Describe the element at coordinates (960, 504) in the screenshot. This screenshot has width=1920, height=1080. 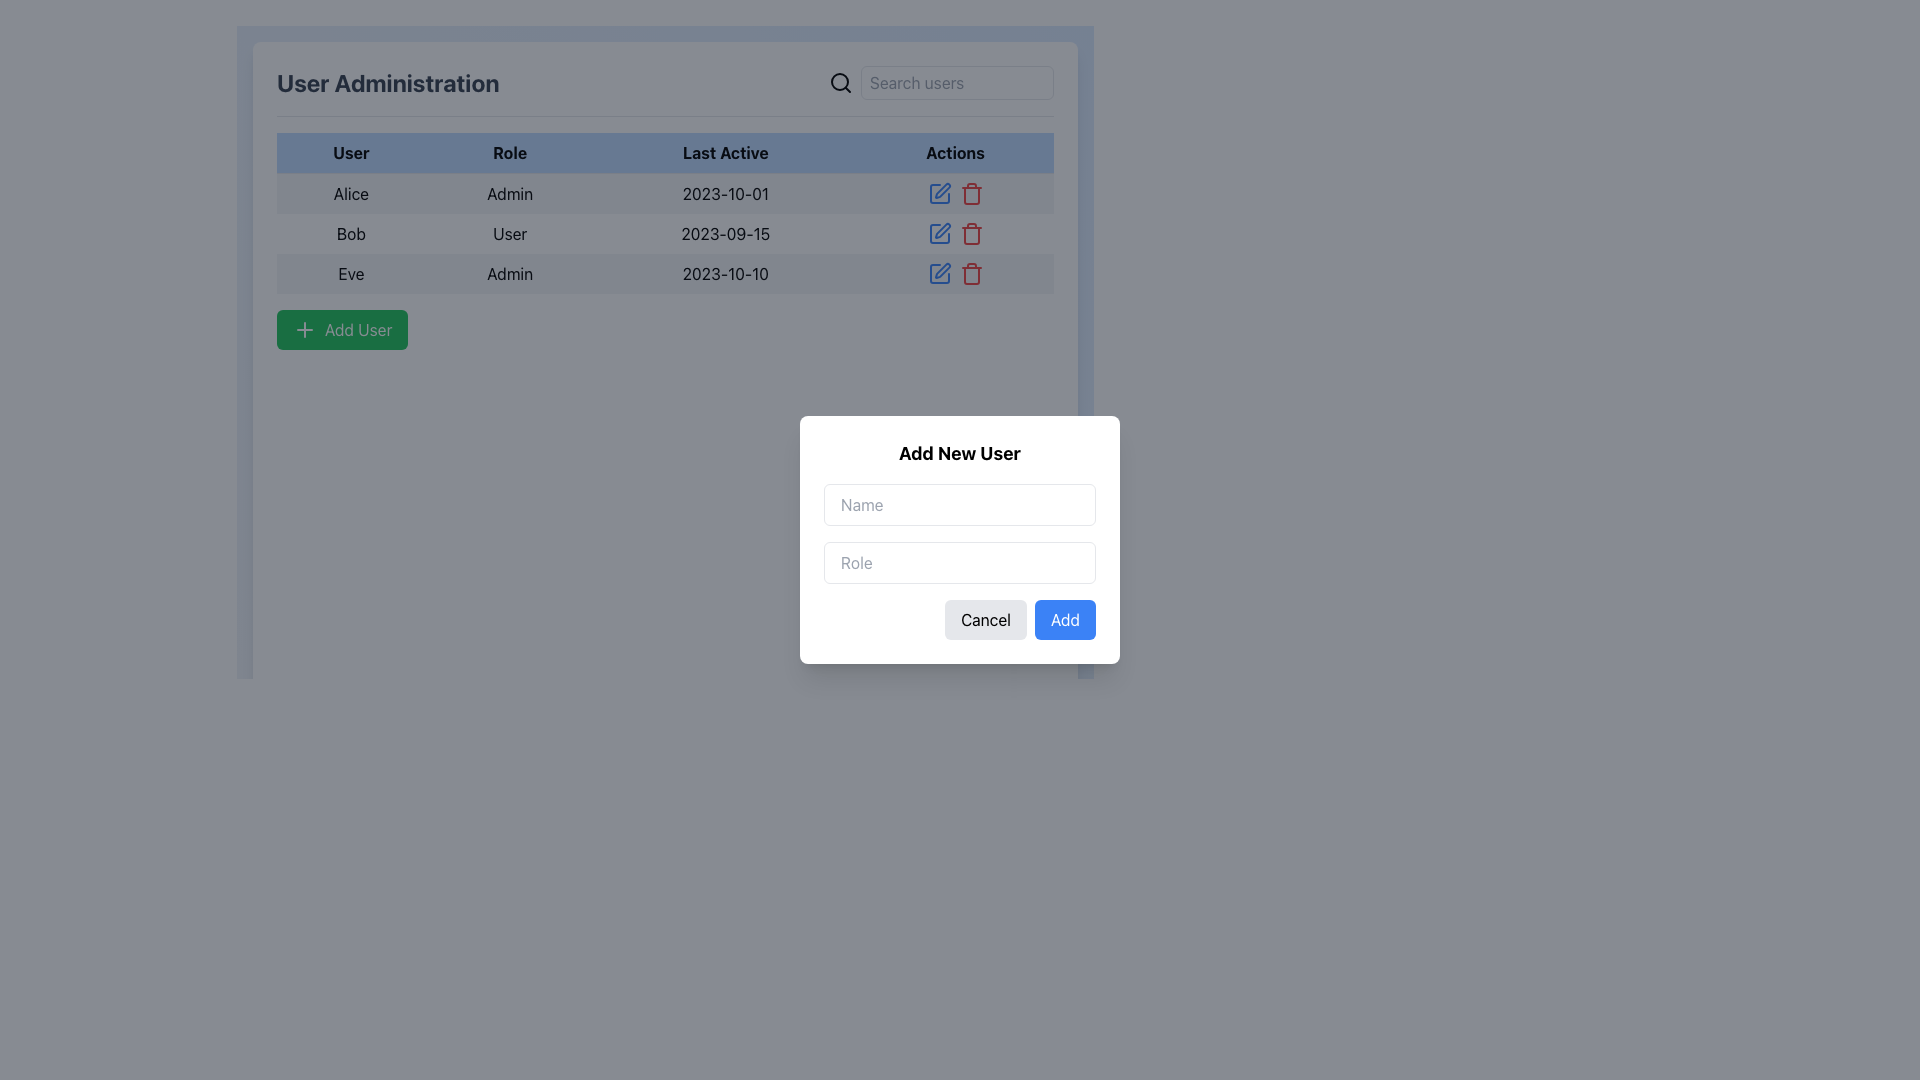
I see `the rectangular input field labeled 'Name'` at that location.